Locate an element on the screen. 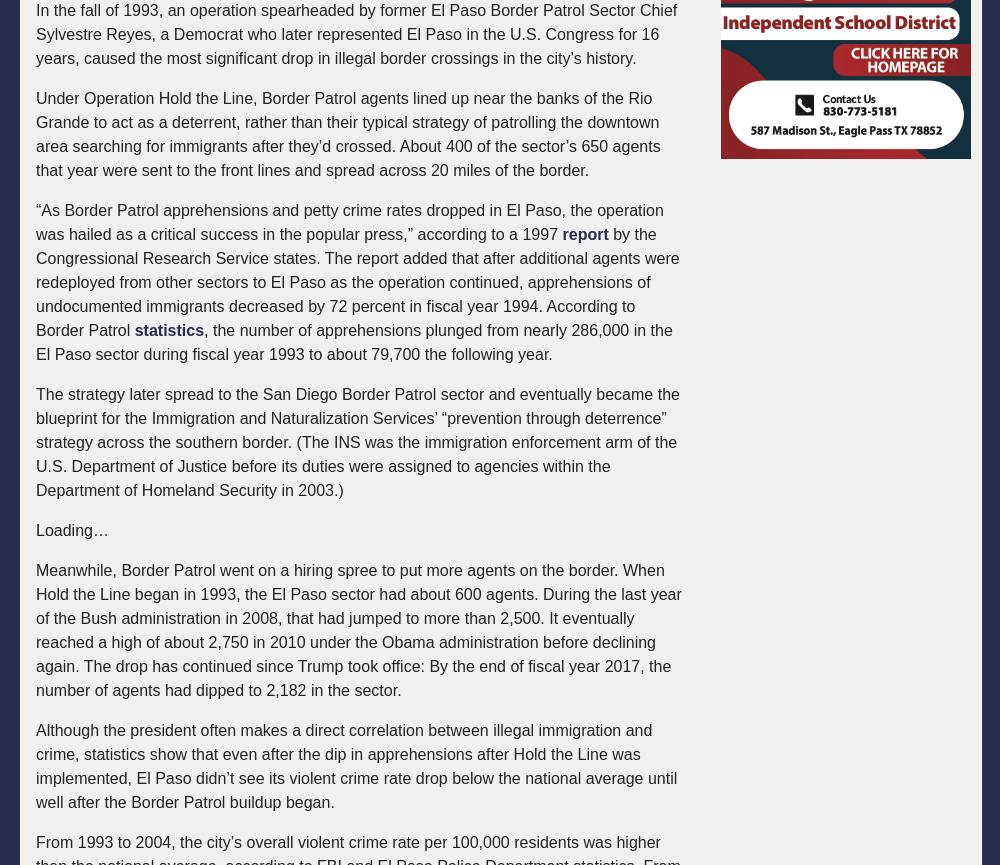 This screenshot has height=865, width=1000. '“As Border Patrol apprehensions and petty crime rates dropped in El Paso, the operation was hailed as a critical success in the popular press,” according to a 1997' is located at coordinates (36, 221).